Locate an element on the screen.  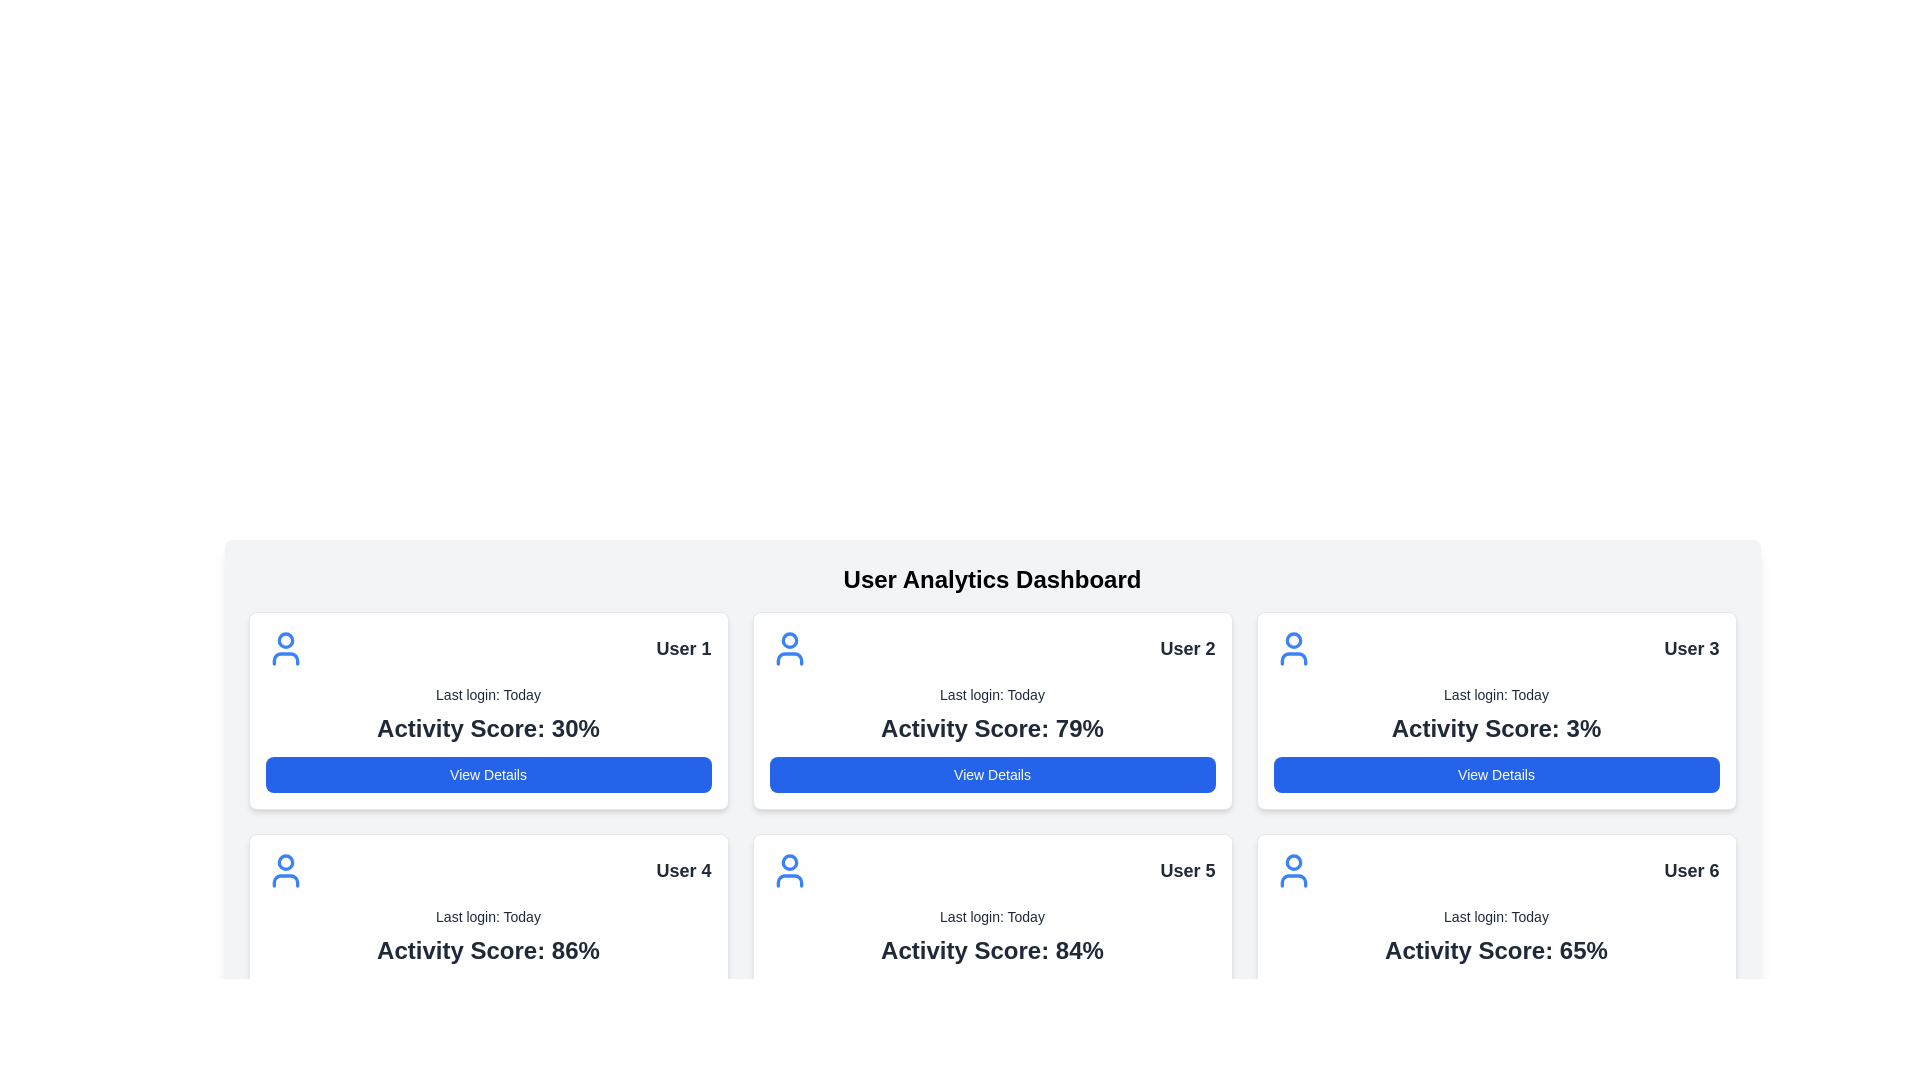
the static text label that displays the activity score for 'User 2', positioned centrally within the card, below 'Last login: Today' and above the 'View Details' button is located at coordinates (992, 729).